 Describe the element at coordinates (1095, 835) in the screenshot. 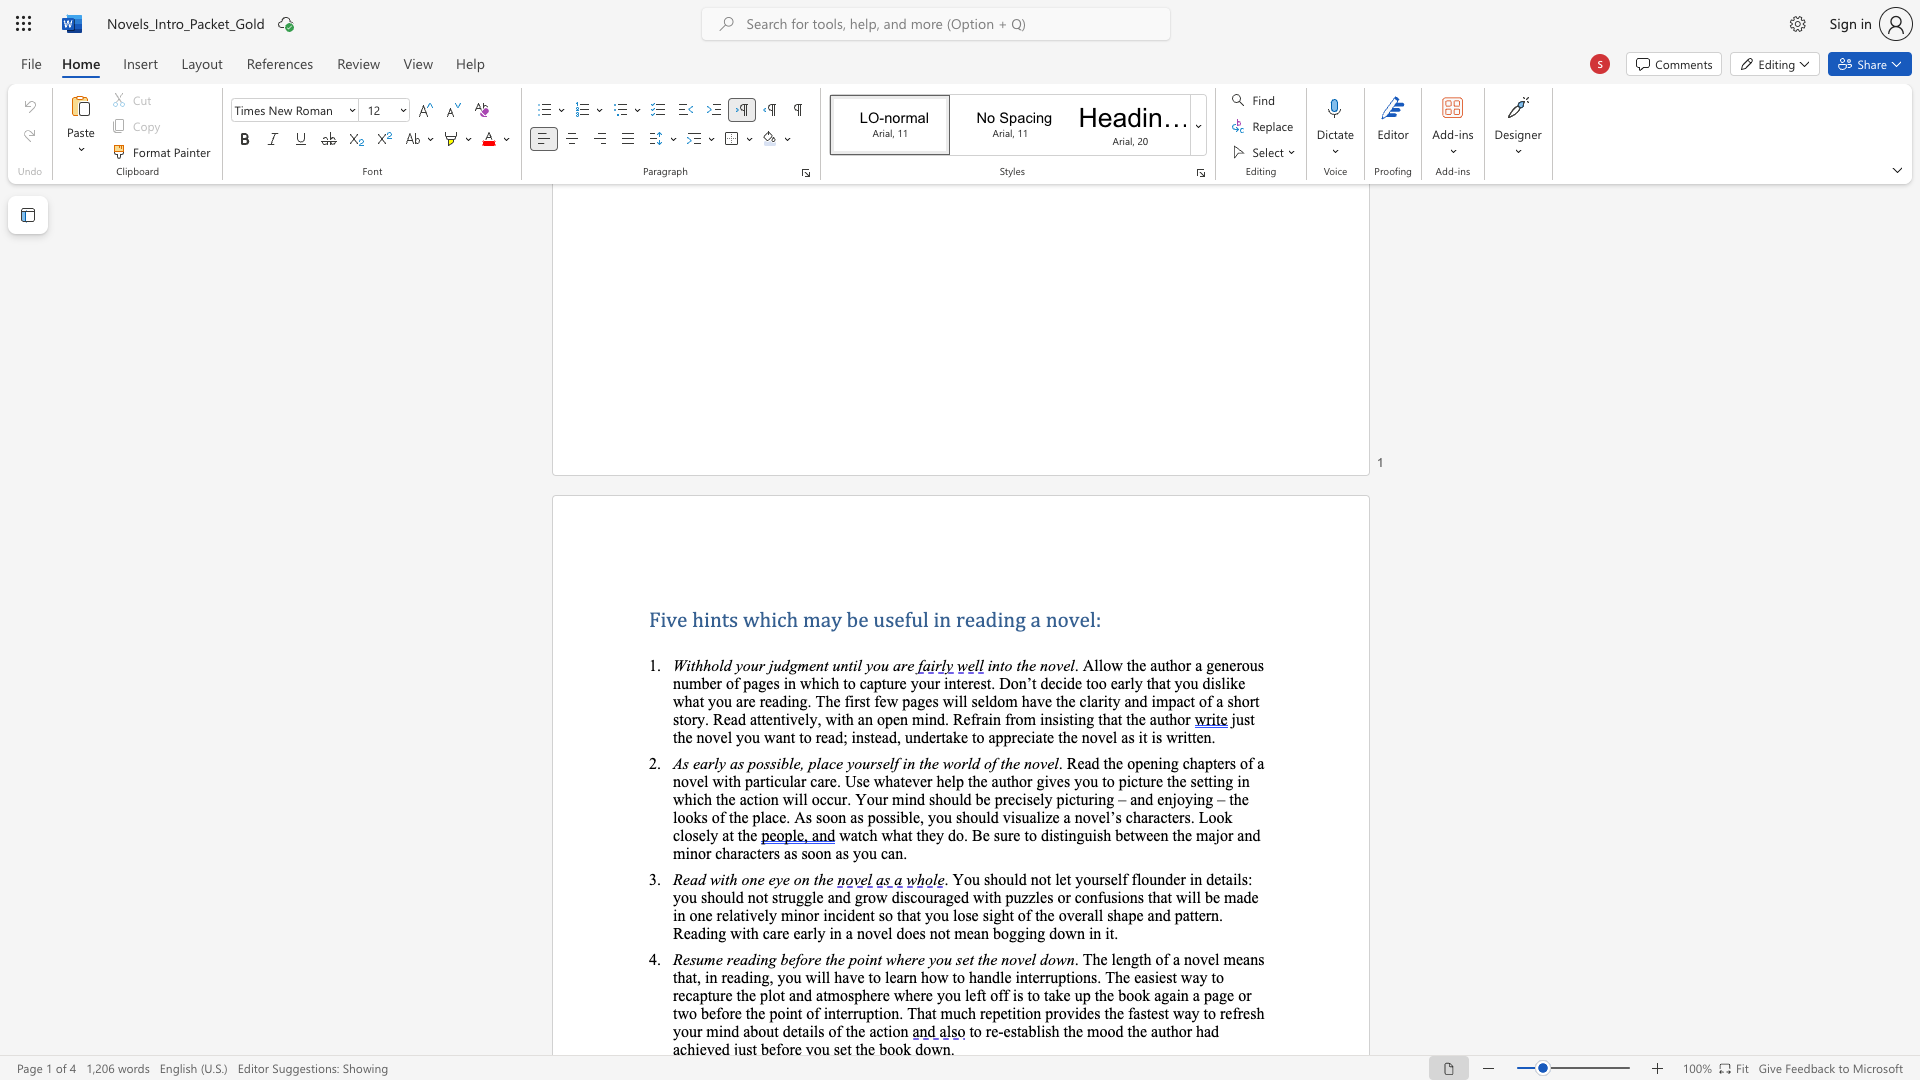

I see `the subset text "sh between the major and minor characters as soon a" within the text "watch what they do. Be sure to distinguish between the major and minor characters as soon as you can."` at that location.